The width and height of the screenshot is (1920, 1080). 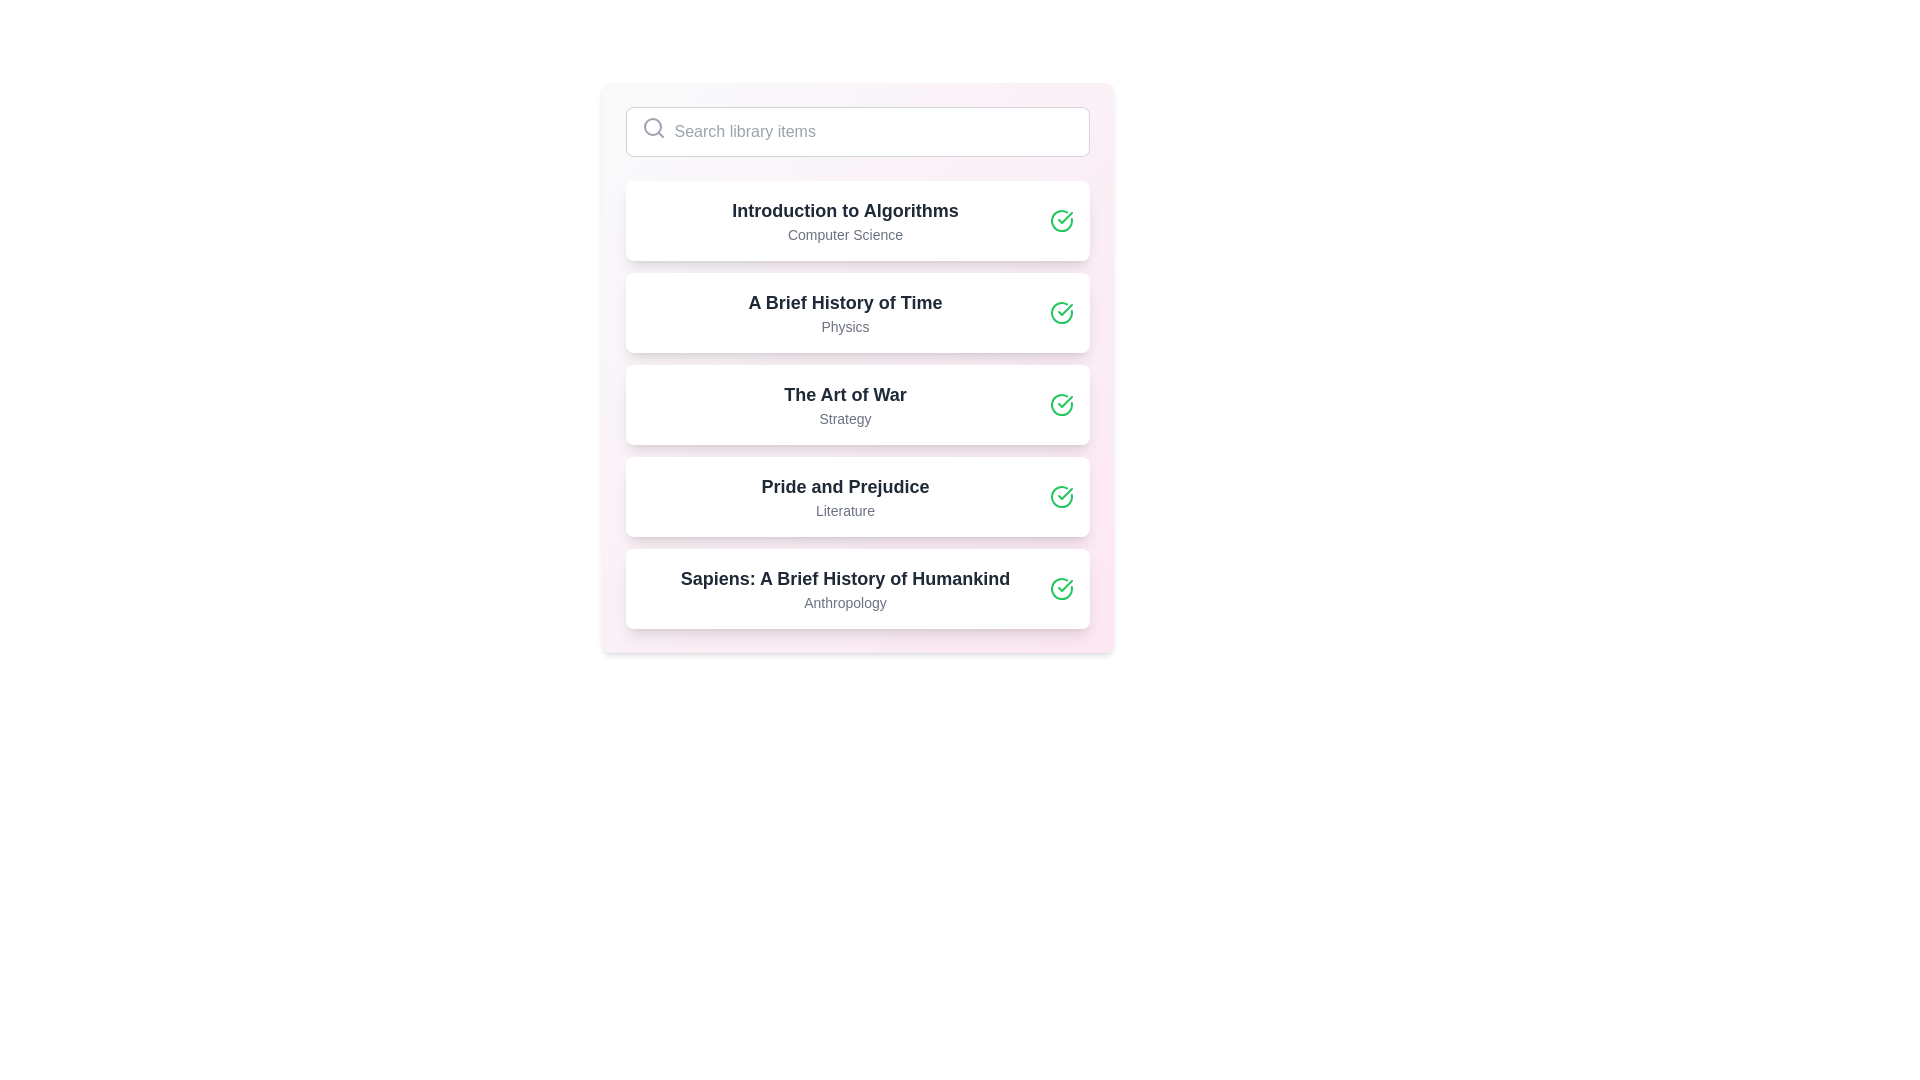 What do you see at coordinates (1060, 496) in the screenshot?
I see `the green circular icon with a check mark indicating completion, located in the top-right corner of the 'Pride and Prejudice' card` at bounding box center [1060, 496].